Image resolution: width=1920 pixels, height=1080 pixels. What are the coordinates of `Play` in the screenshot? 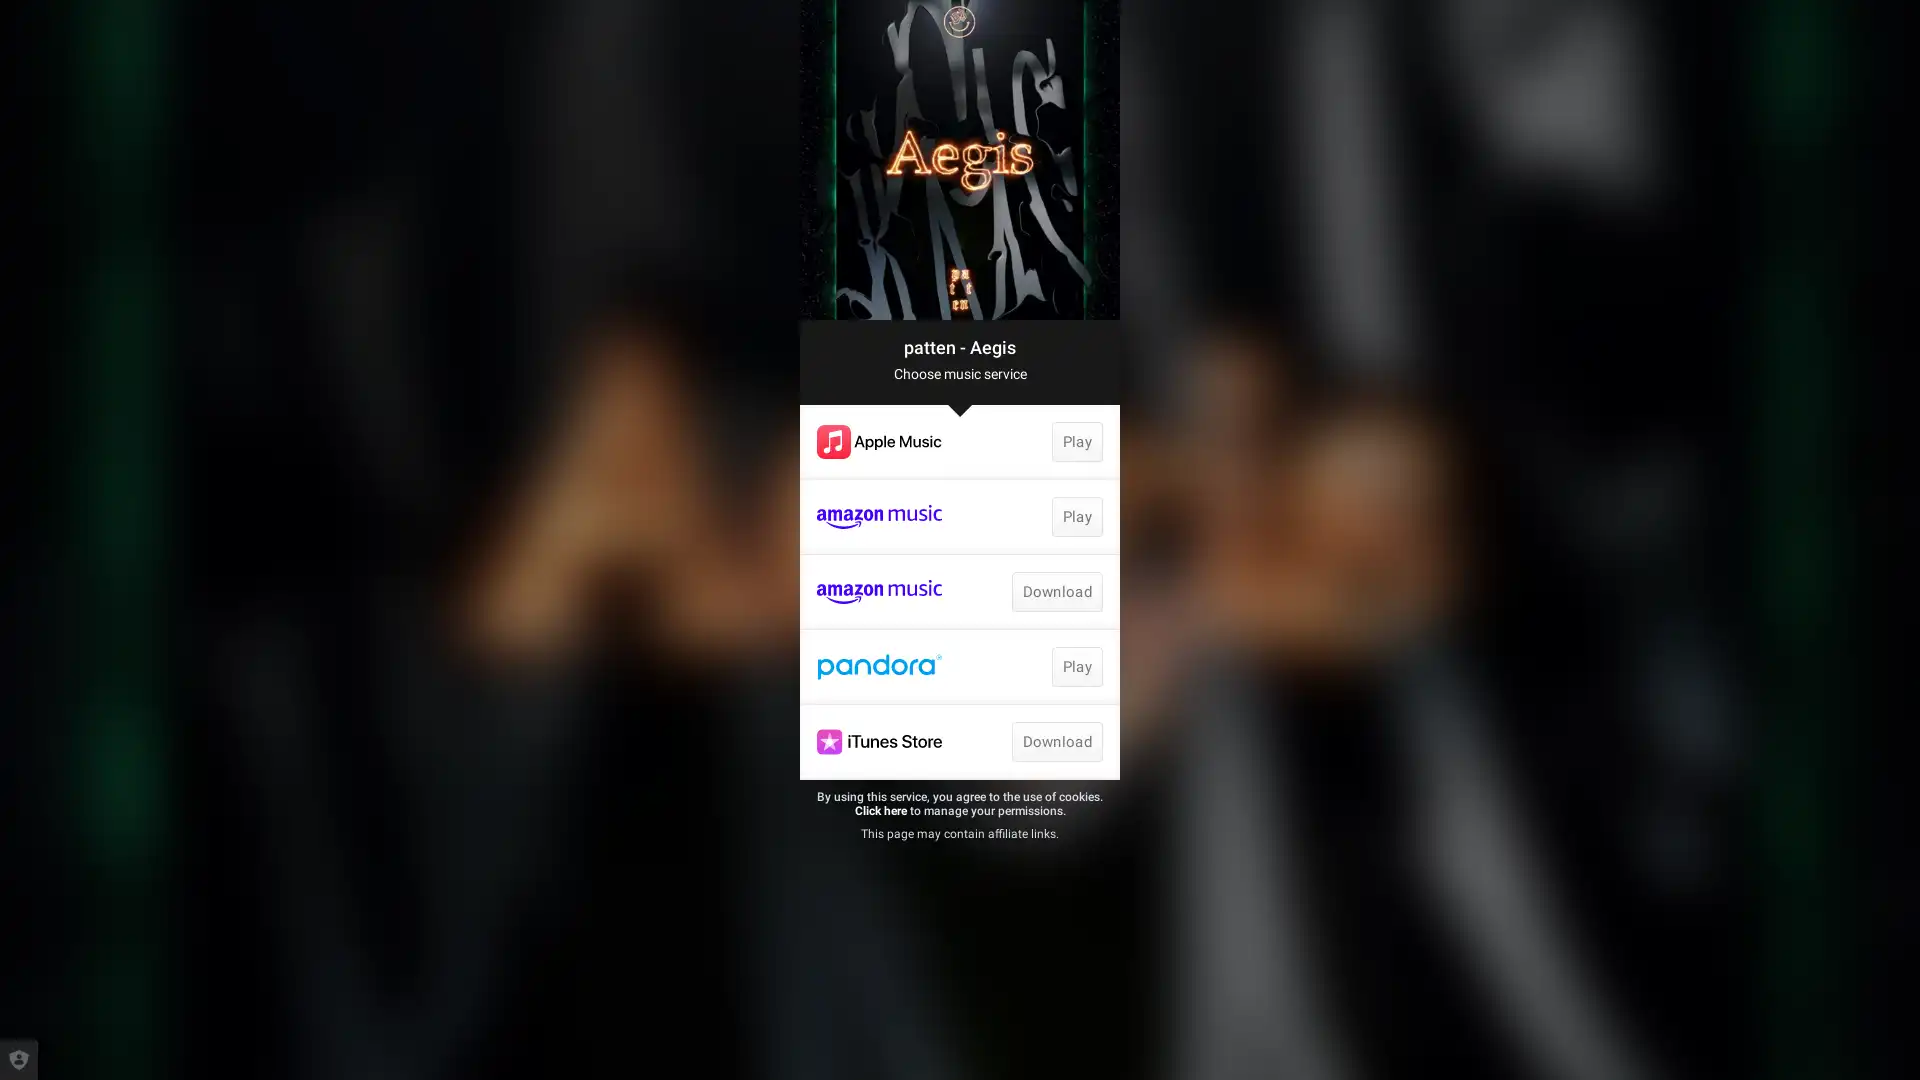 It's located at (1075, 515).